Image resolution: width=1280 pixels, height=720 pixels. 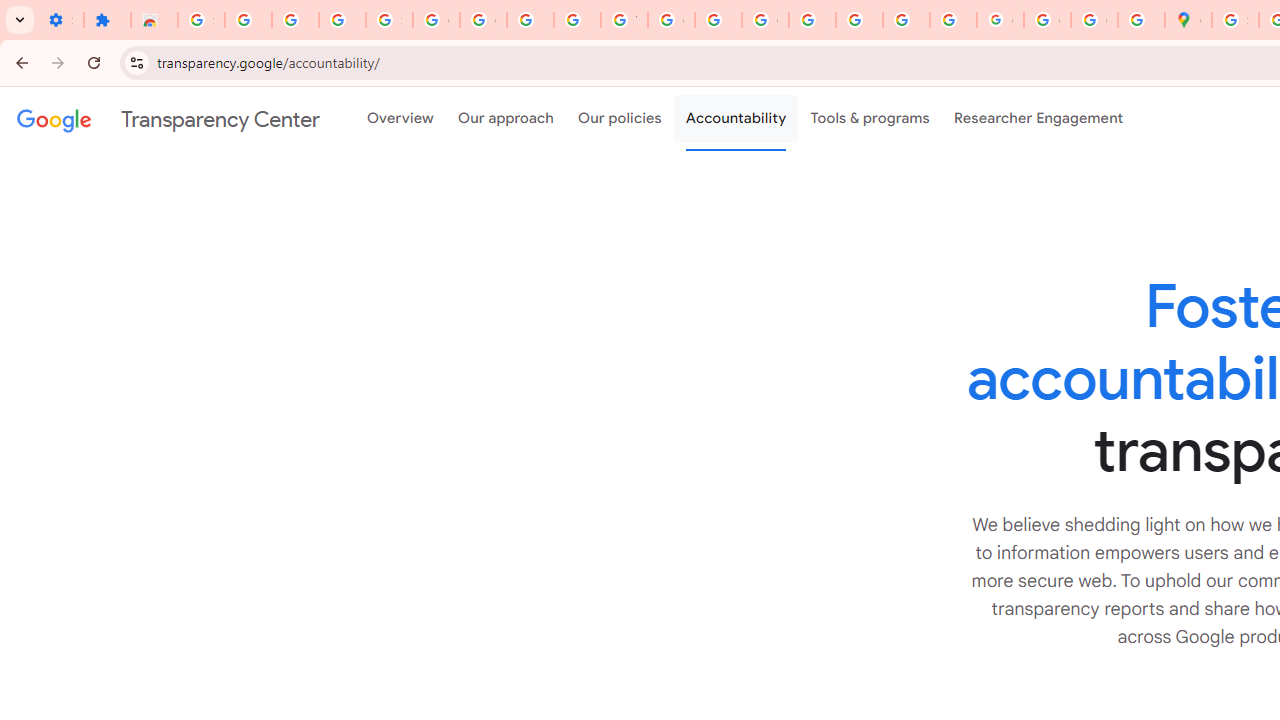 What do you see at coordinates (1188, 20) in the screenshot?
I see `'Google Maps'` at bounding box center [1188, 20].